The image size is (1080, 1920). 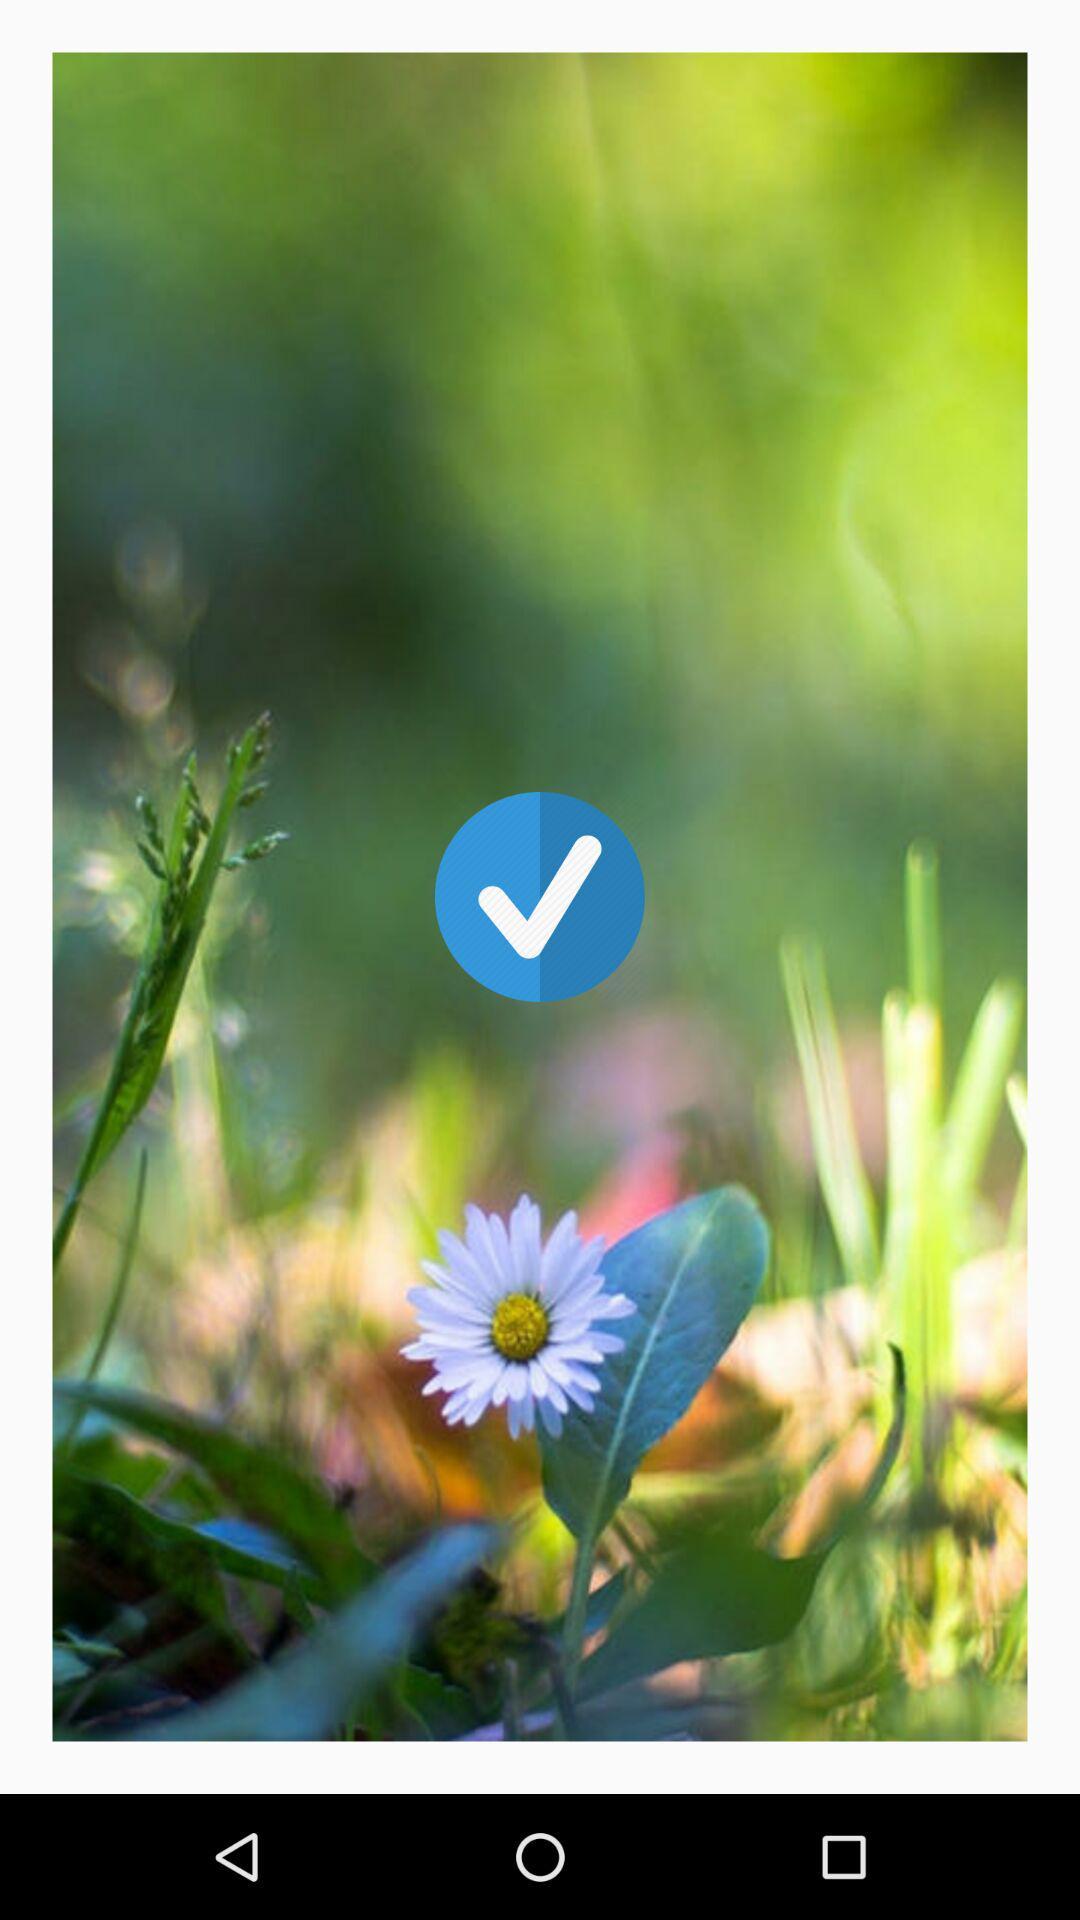 What do you see at coordinates (540, 896) in the screenshot?
I see `photo` at bounding box center [540, 896].